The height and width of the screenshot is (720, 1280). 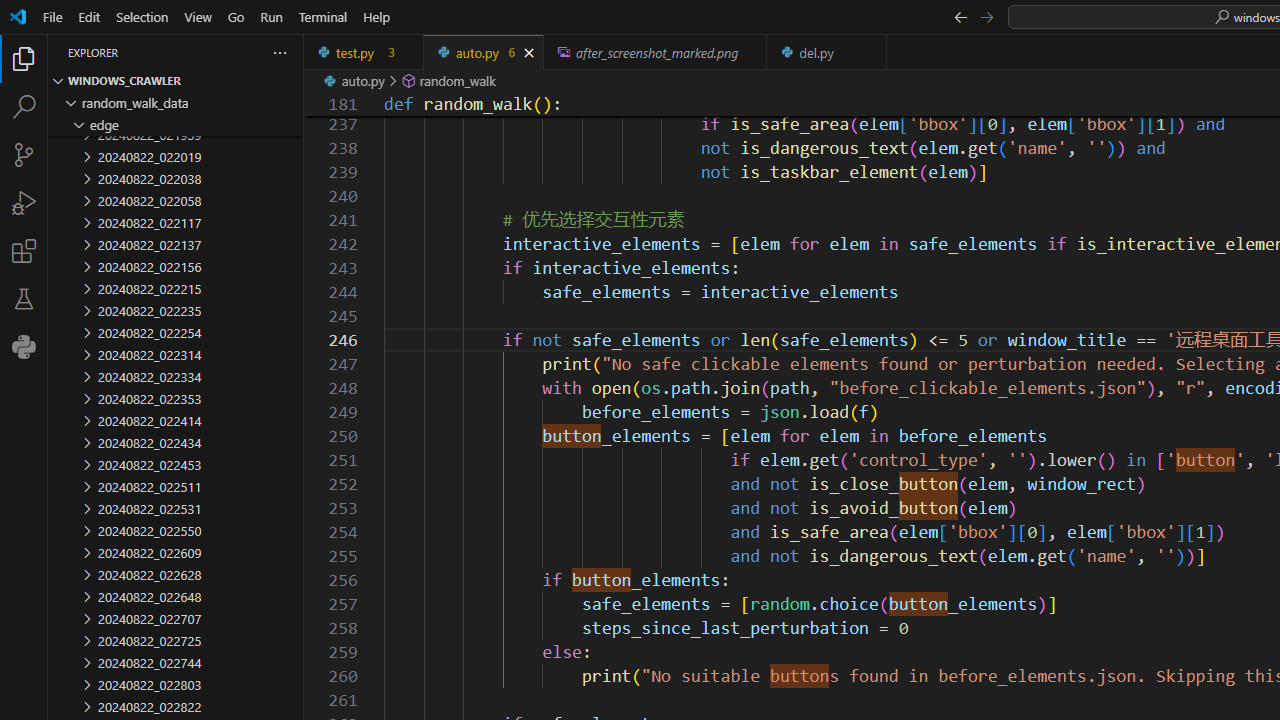 I want to click on 'Go', so click(x=236, y=16).